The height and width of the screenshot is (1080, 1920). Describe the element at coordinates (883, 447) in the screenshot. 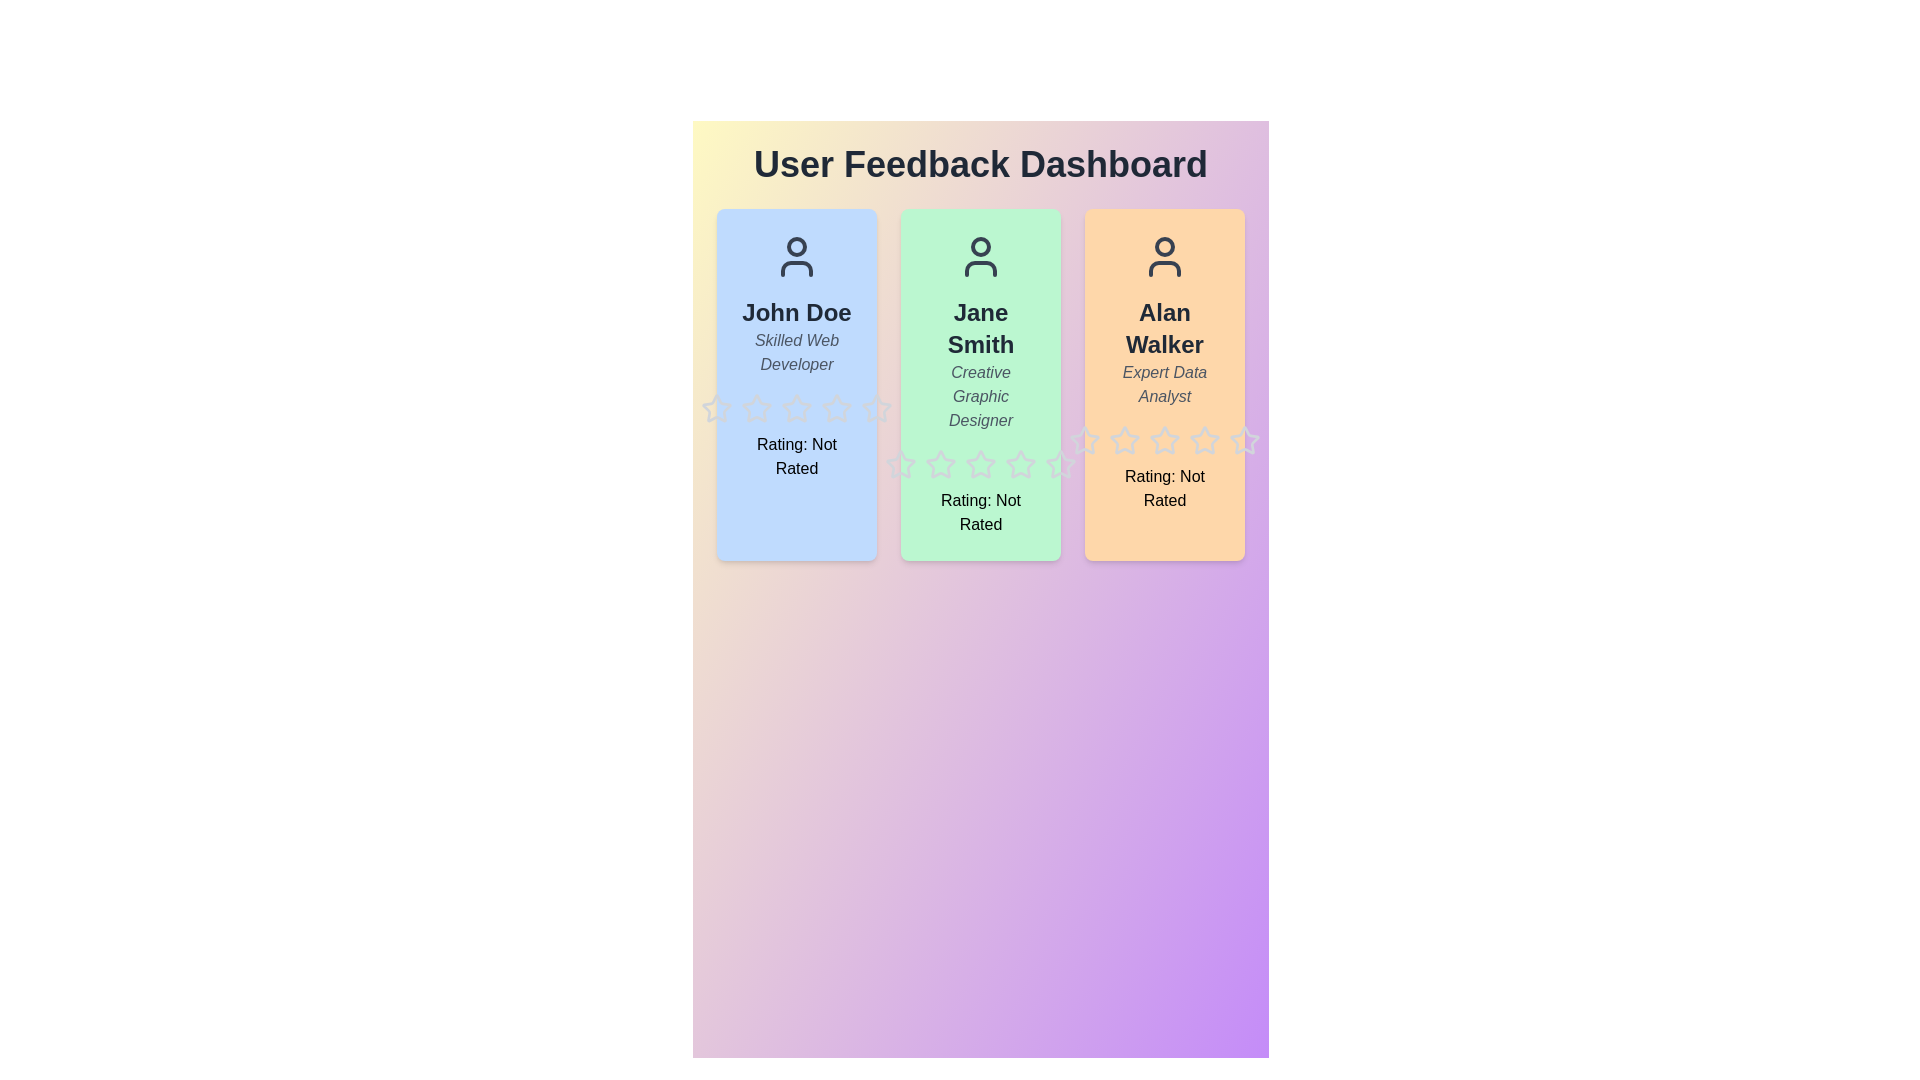

I see `the star icon corresponding to 1 for user Jane Smith` at that location.